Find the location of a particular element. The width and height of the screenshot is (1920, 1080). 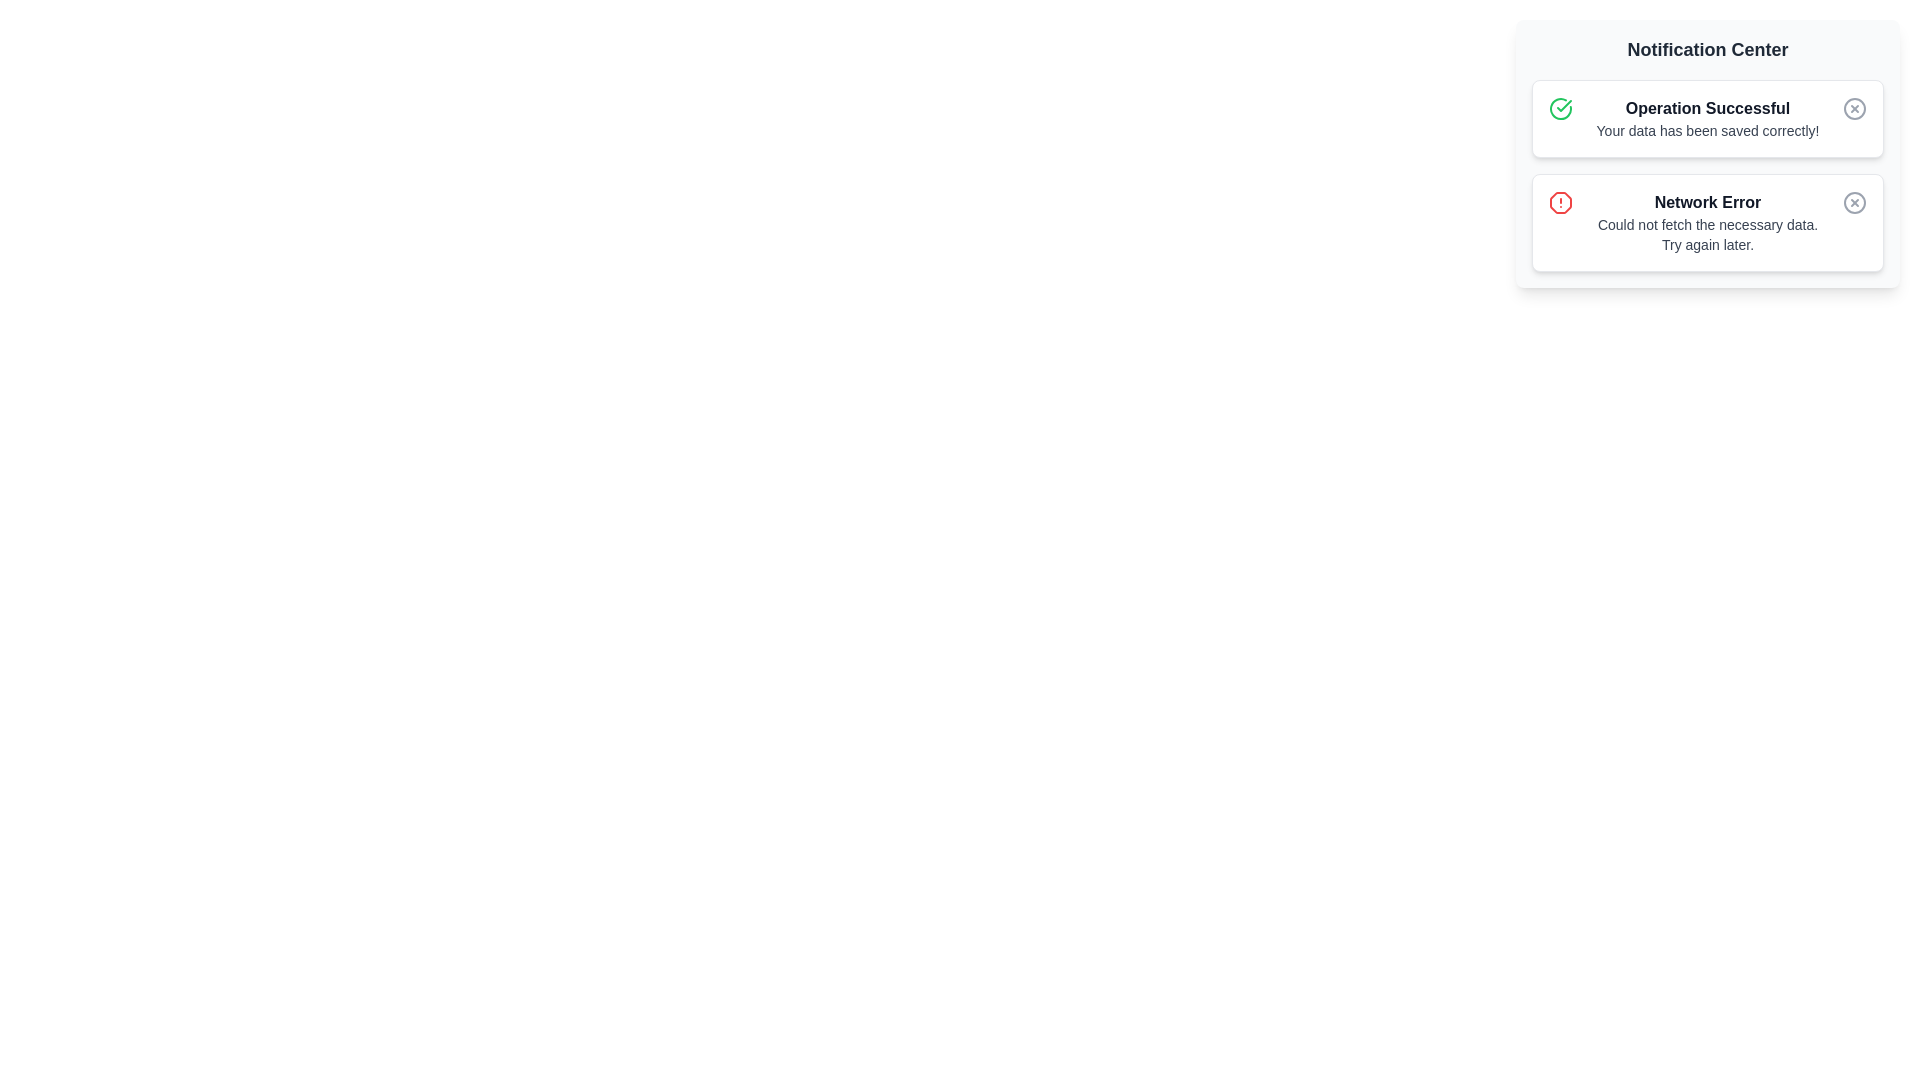

circular SVG graphic located in the top-right corner of the 'Operation Successful' notification for debugging purposes is located at coordinates (1853, 108).